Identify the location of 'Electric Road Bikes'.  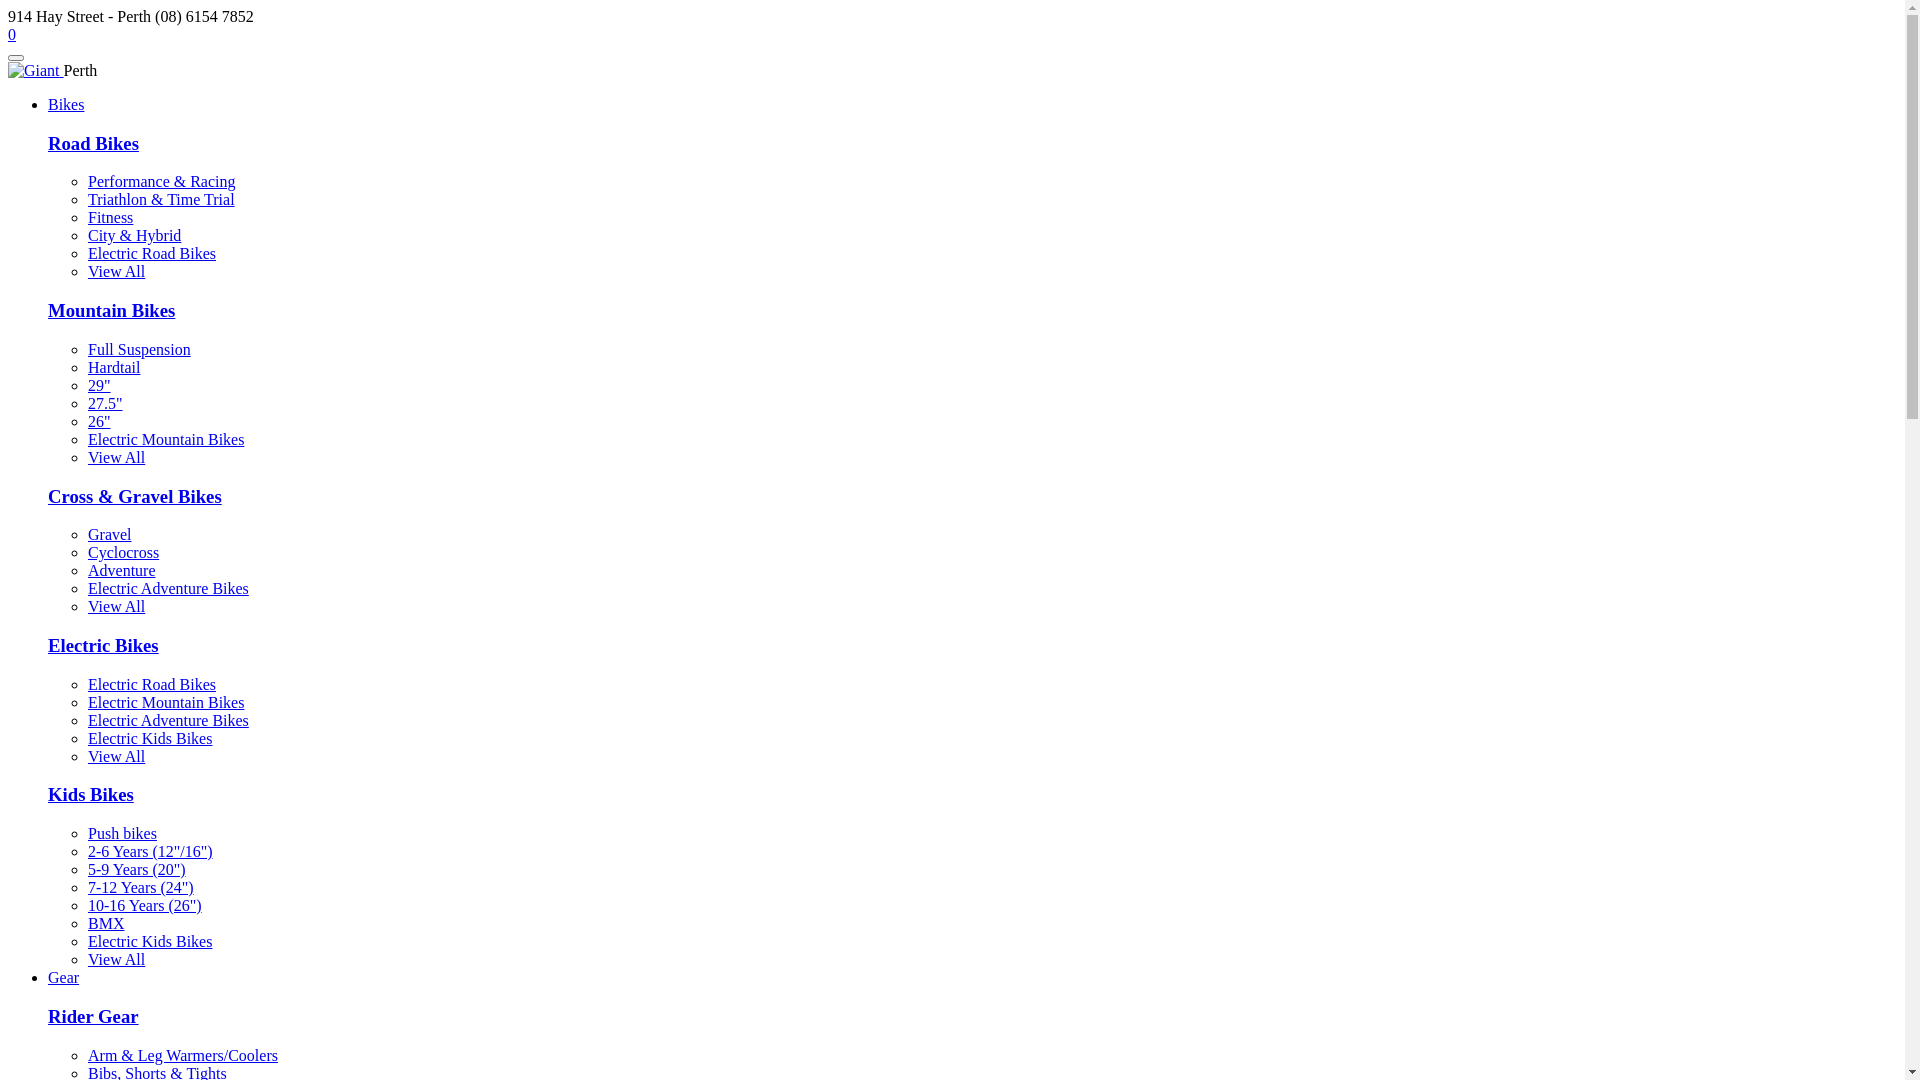
(151, 252).